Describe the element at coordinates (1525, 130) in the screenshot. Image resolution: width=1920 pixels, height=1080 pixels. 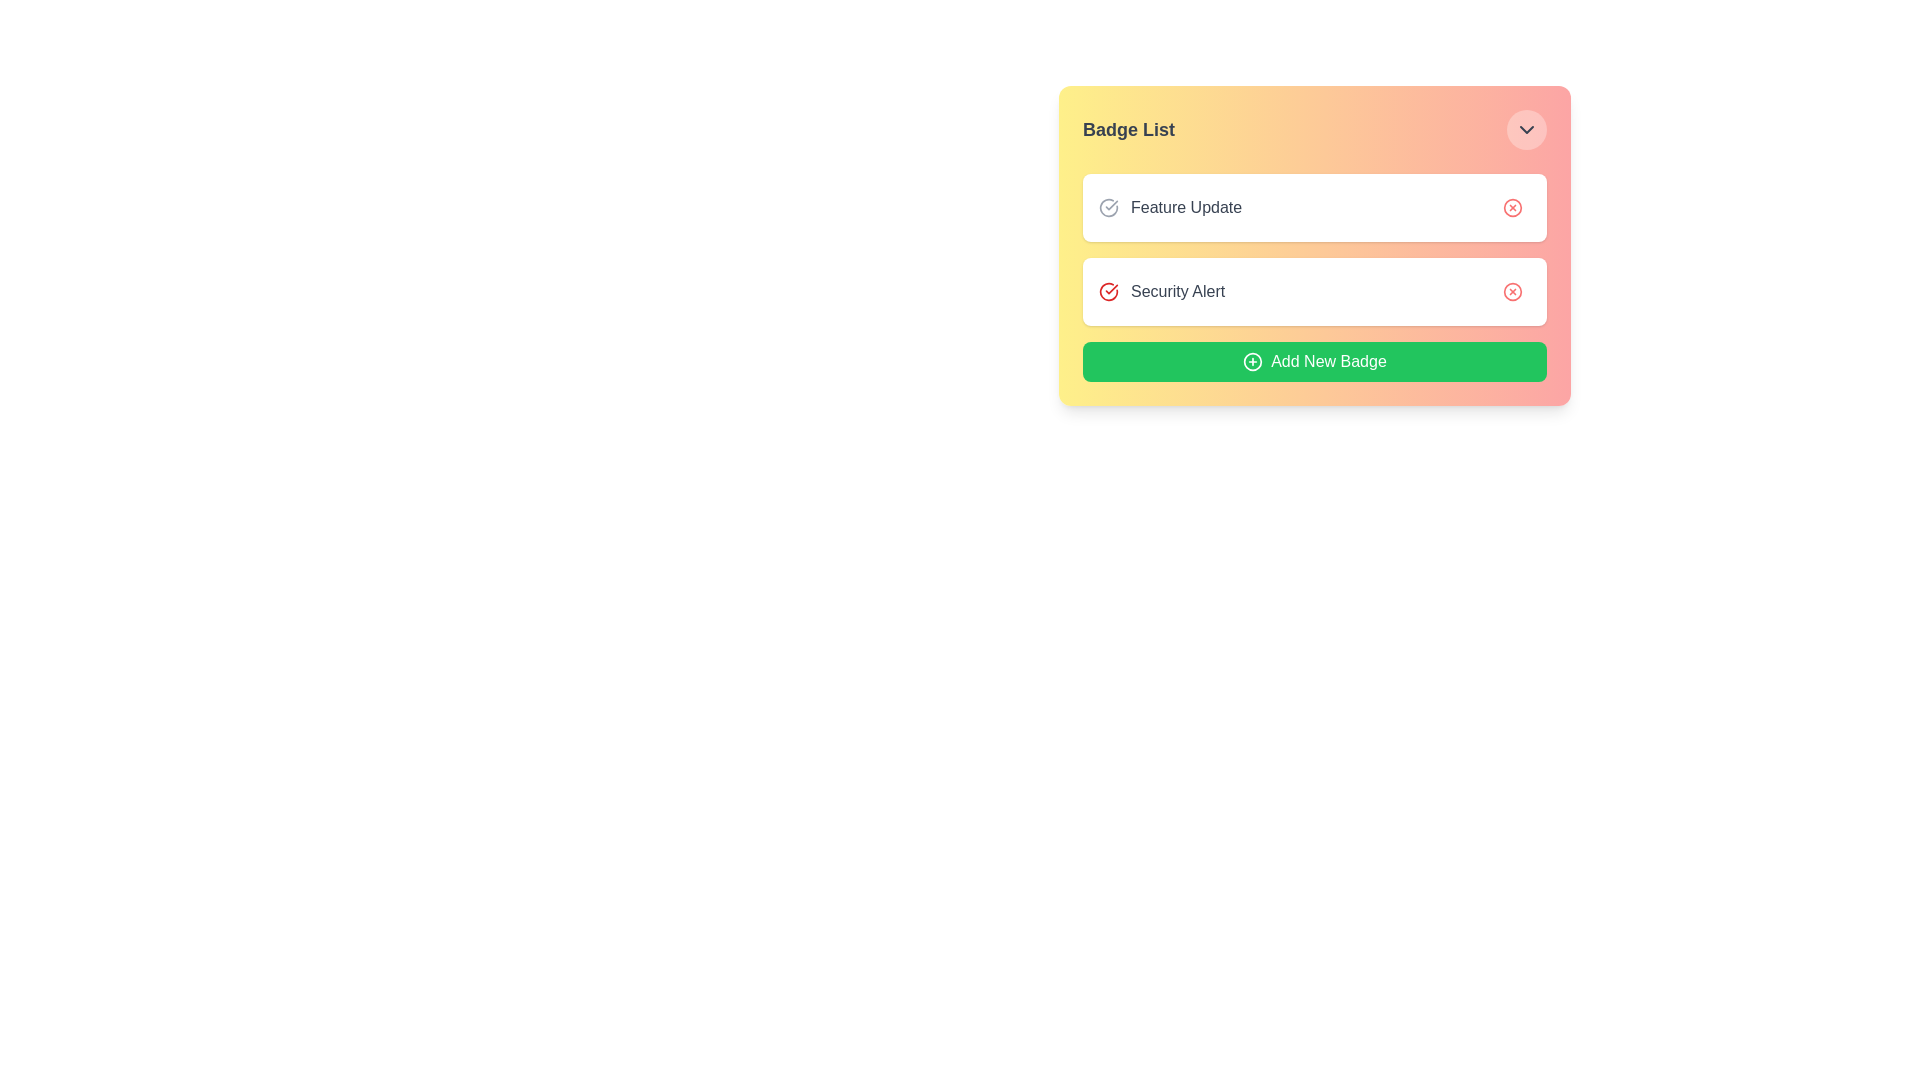
I see `the Dropdown toggle button in the top-right corner of the 'Badge List' section` at that location.